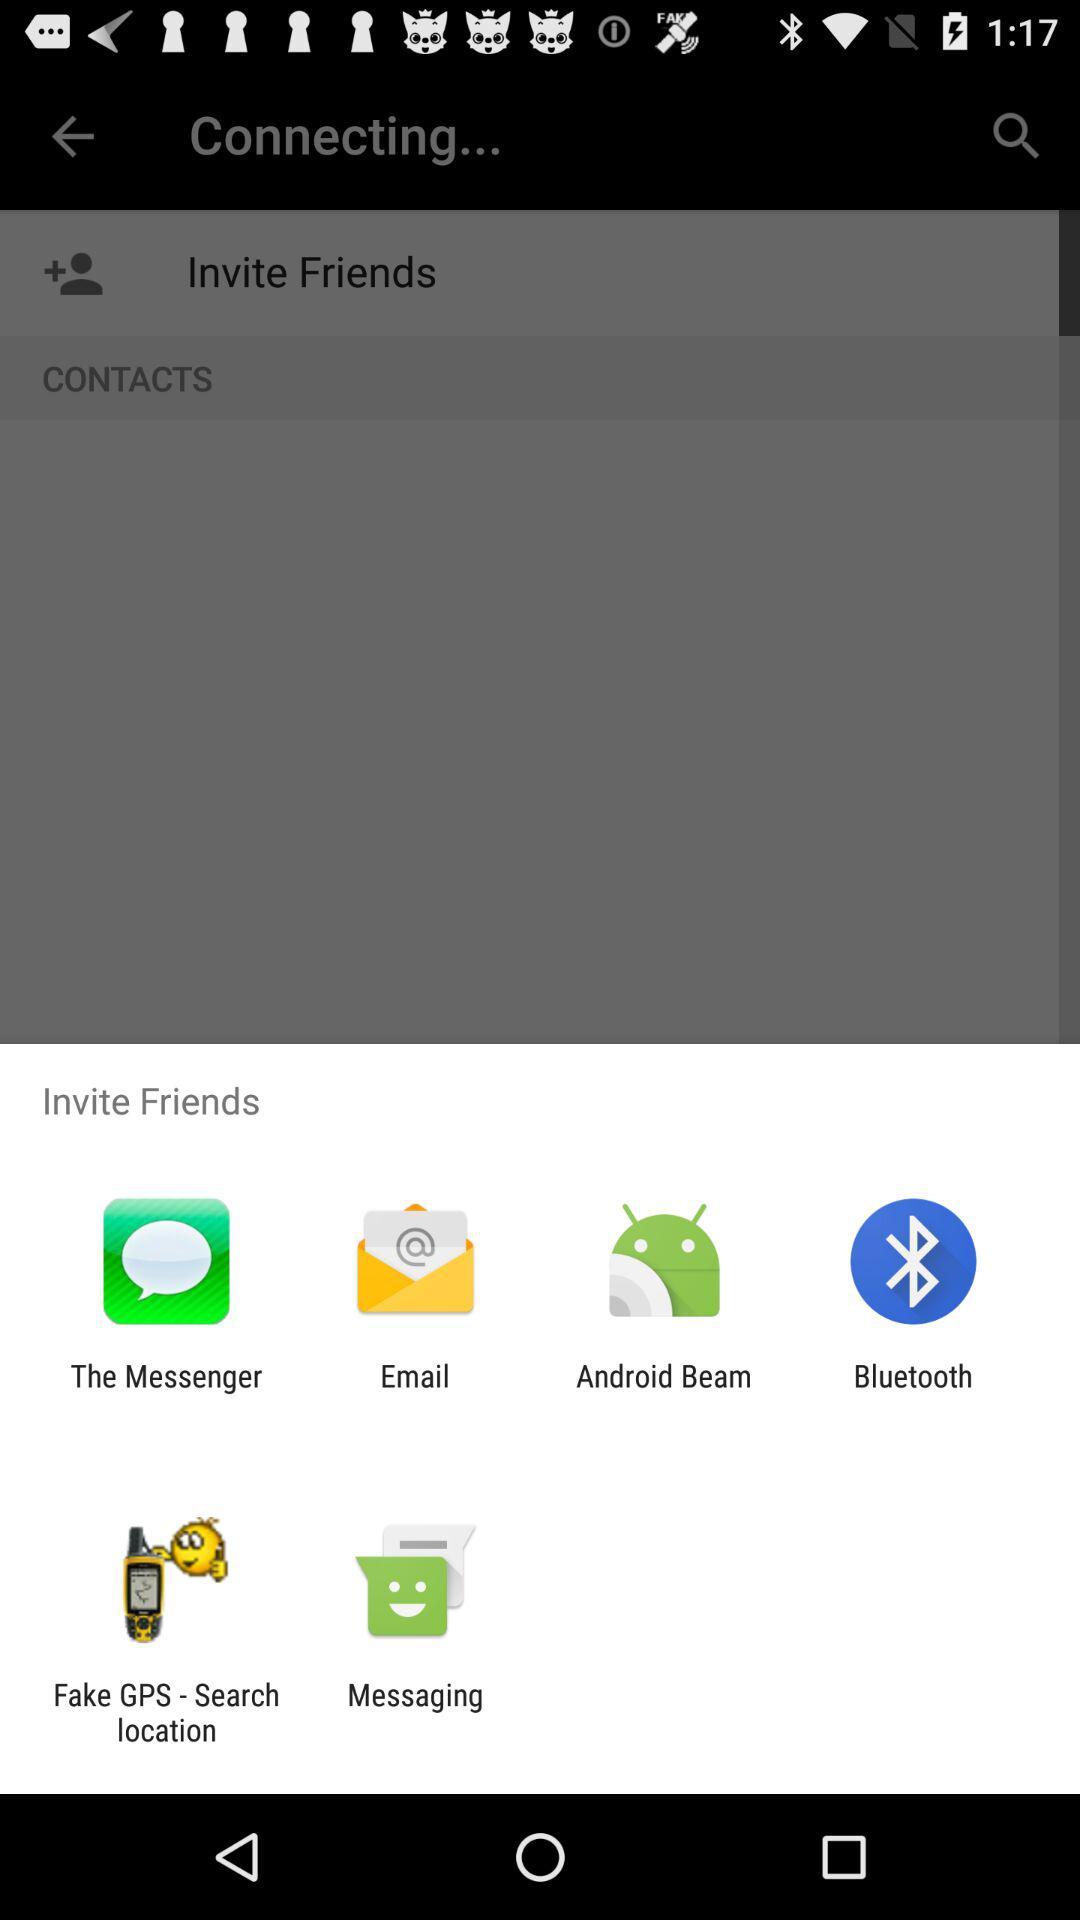 The height and width of the screenshot is (1920, 1080). Describe the element at coordinates (664, 1392) in the screenshot. I see `item to the left of the bluetooth item` at that location.